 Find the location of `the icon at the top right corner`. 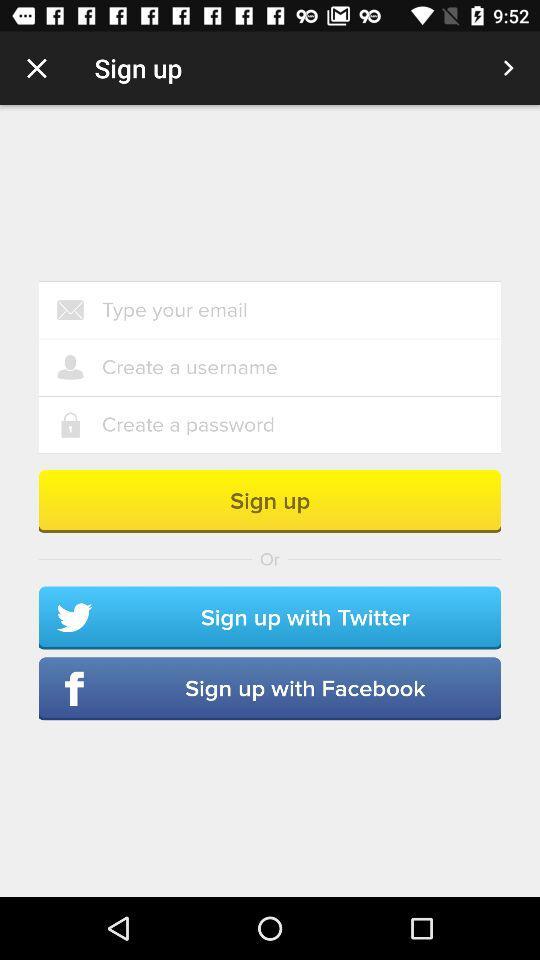

the icon at the top right corner is located at coordinates (508, 68).